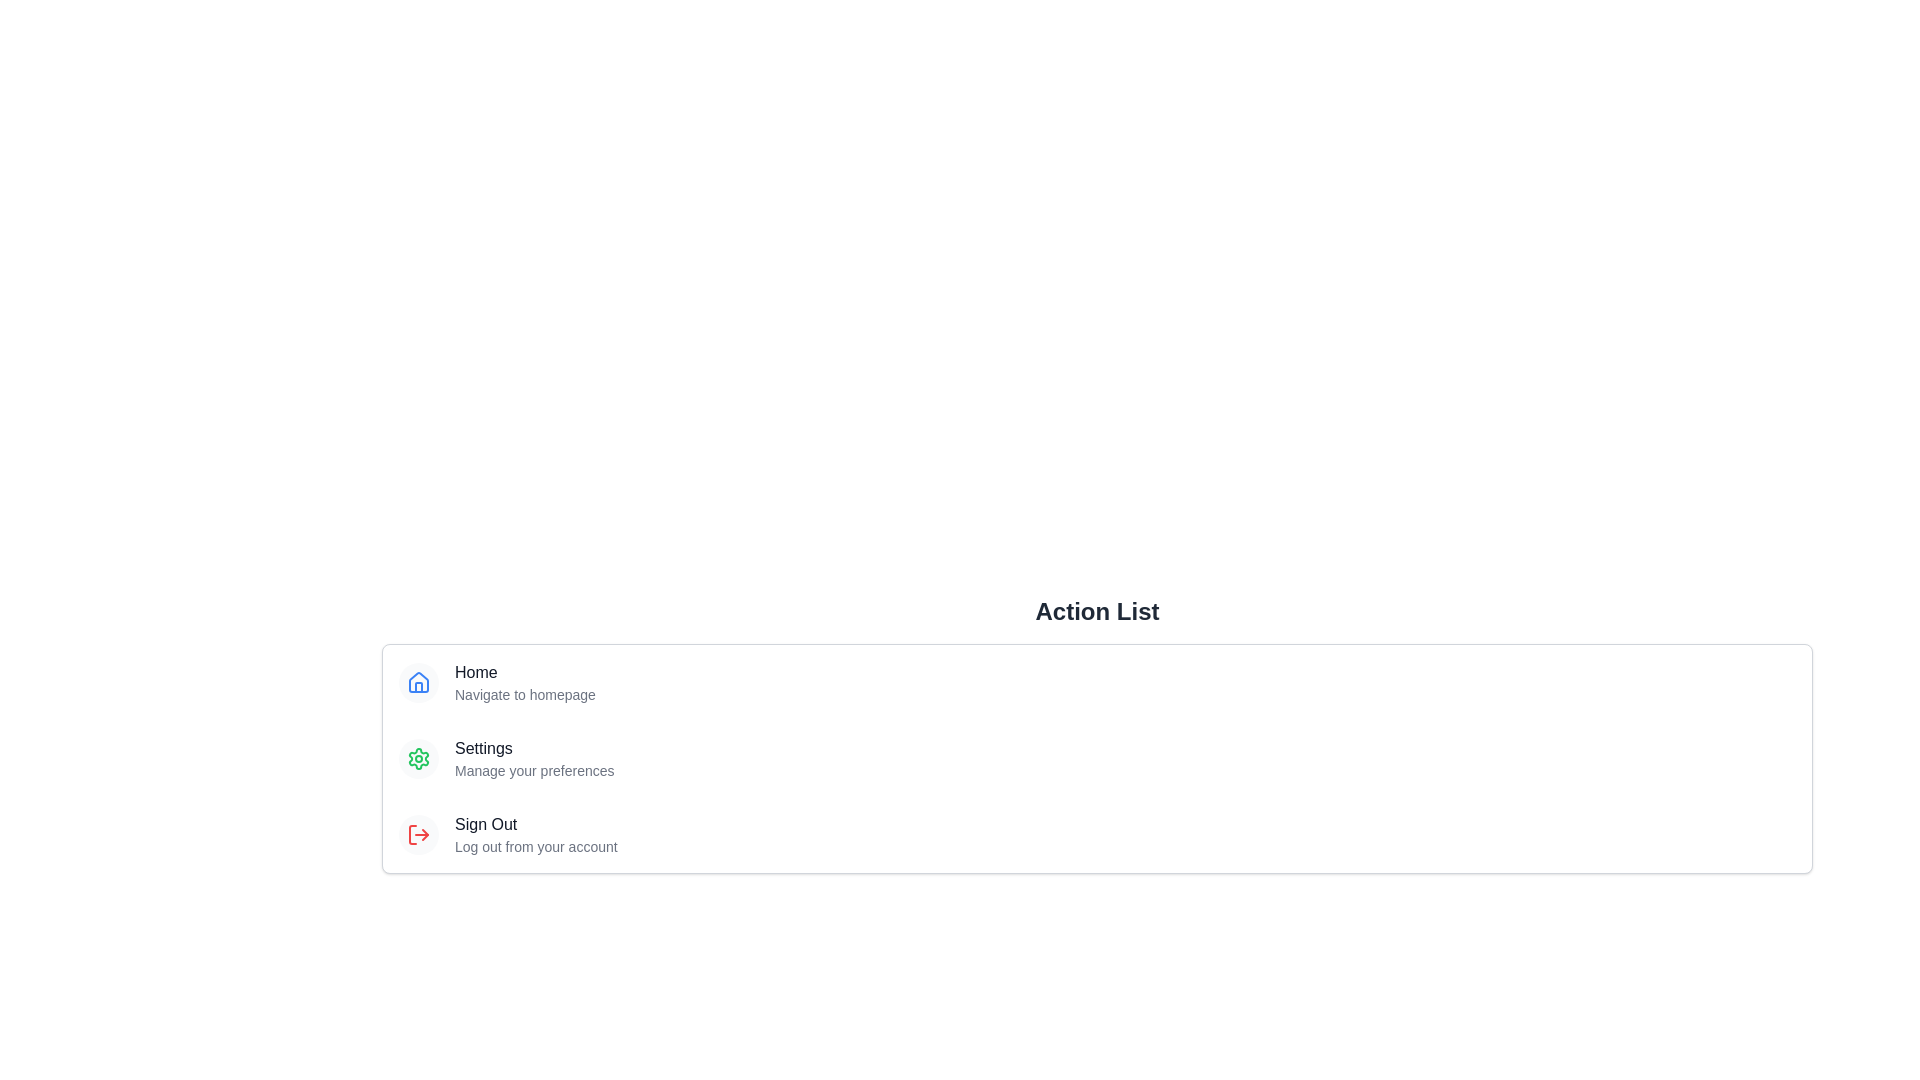 The height and width of the screenshot is (1080, 1920). What do you see at coordinates (417, 681) in the screenshot?
I see `the circular icon with a light gray background and a blue house symbol, positioned to the left of the text 'Home' and 'Navigate to homepage' in the topmost entry of a vertical list` at bounding box center [417, 681].